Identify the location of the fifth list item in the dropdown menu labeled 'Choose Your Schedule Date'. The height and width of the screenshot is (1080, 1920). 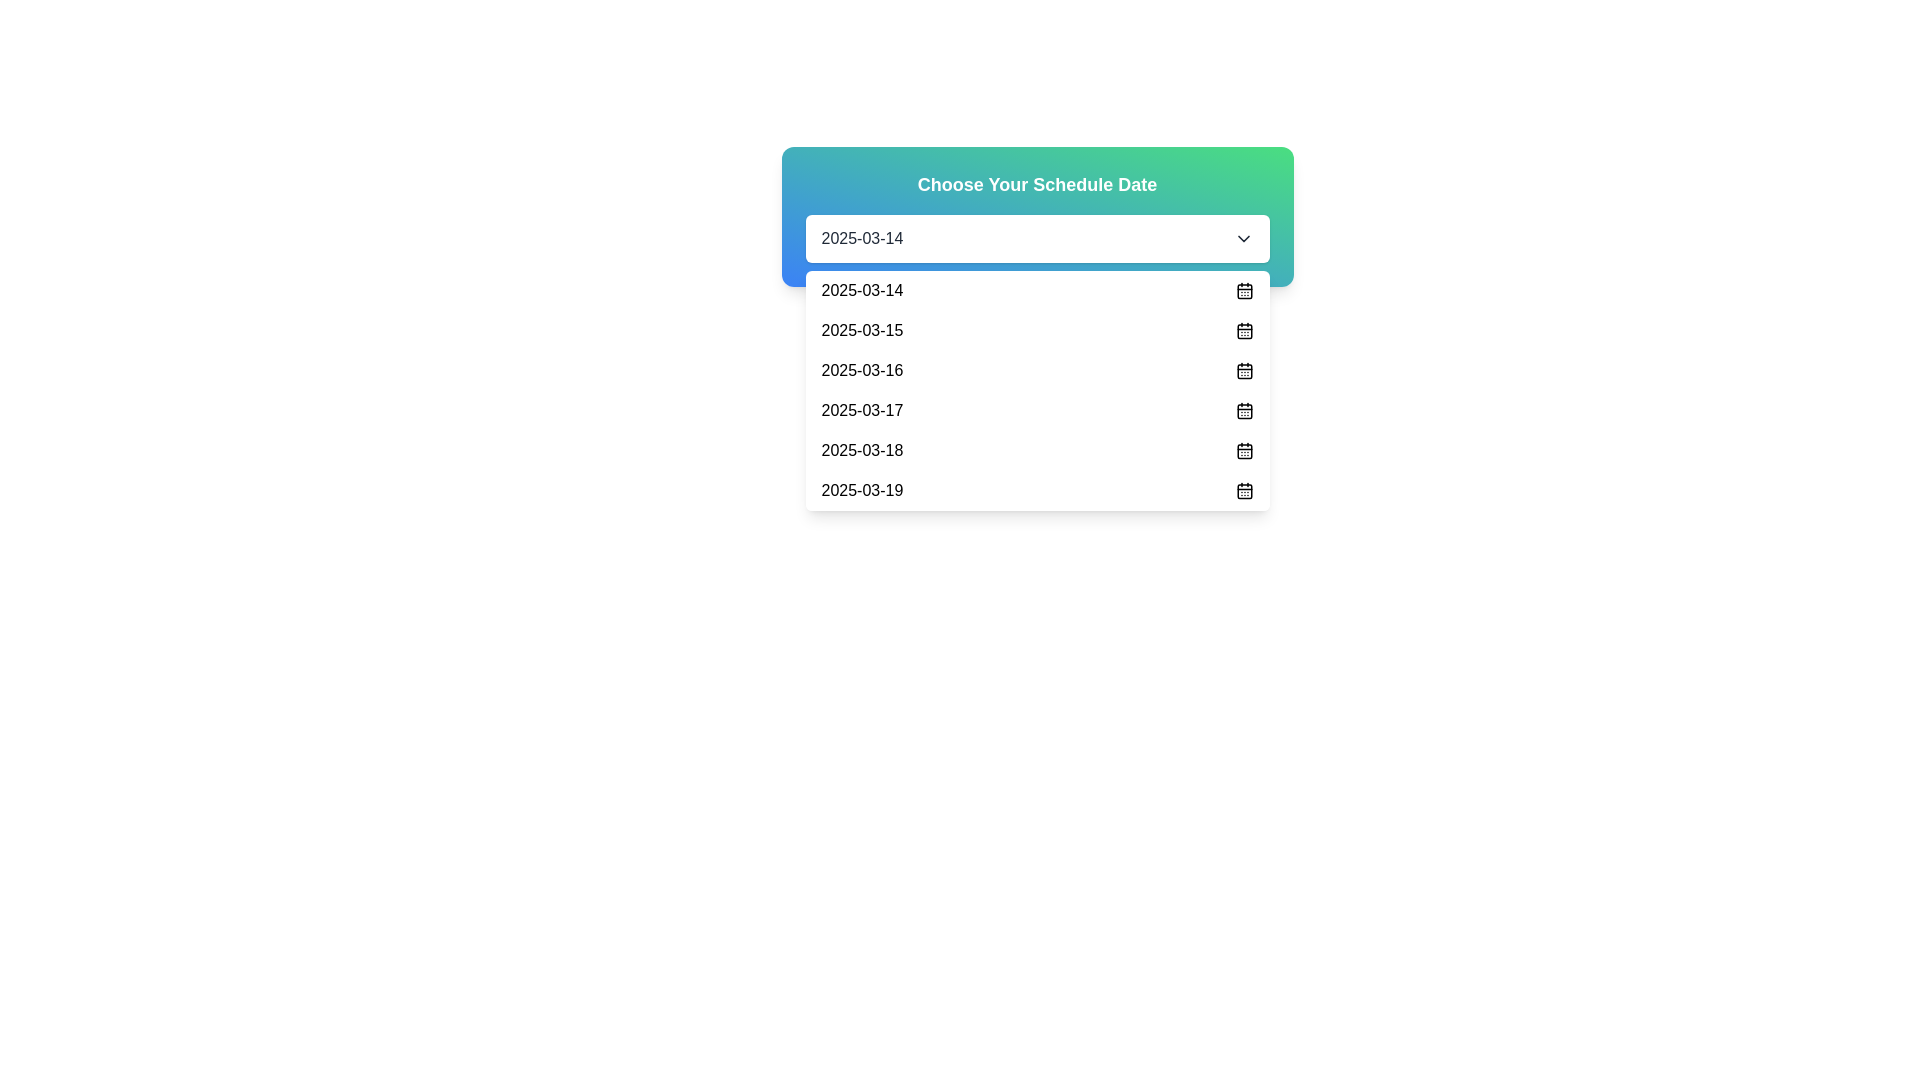
(1037, 410).